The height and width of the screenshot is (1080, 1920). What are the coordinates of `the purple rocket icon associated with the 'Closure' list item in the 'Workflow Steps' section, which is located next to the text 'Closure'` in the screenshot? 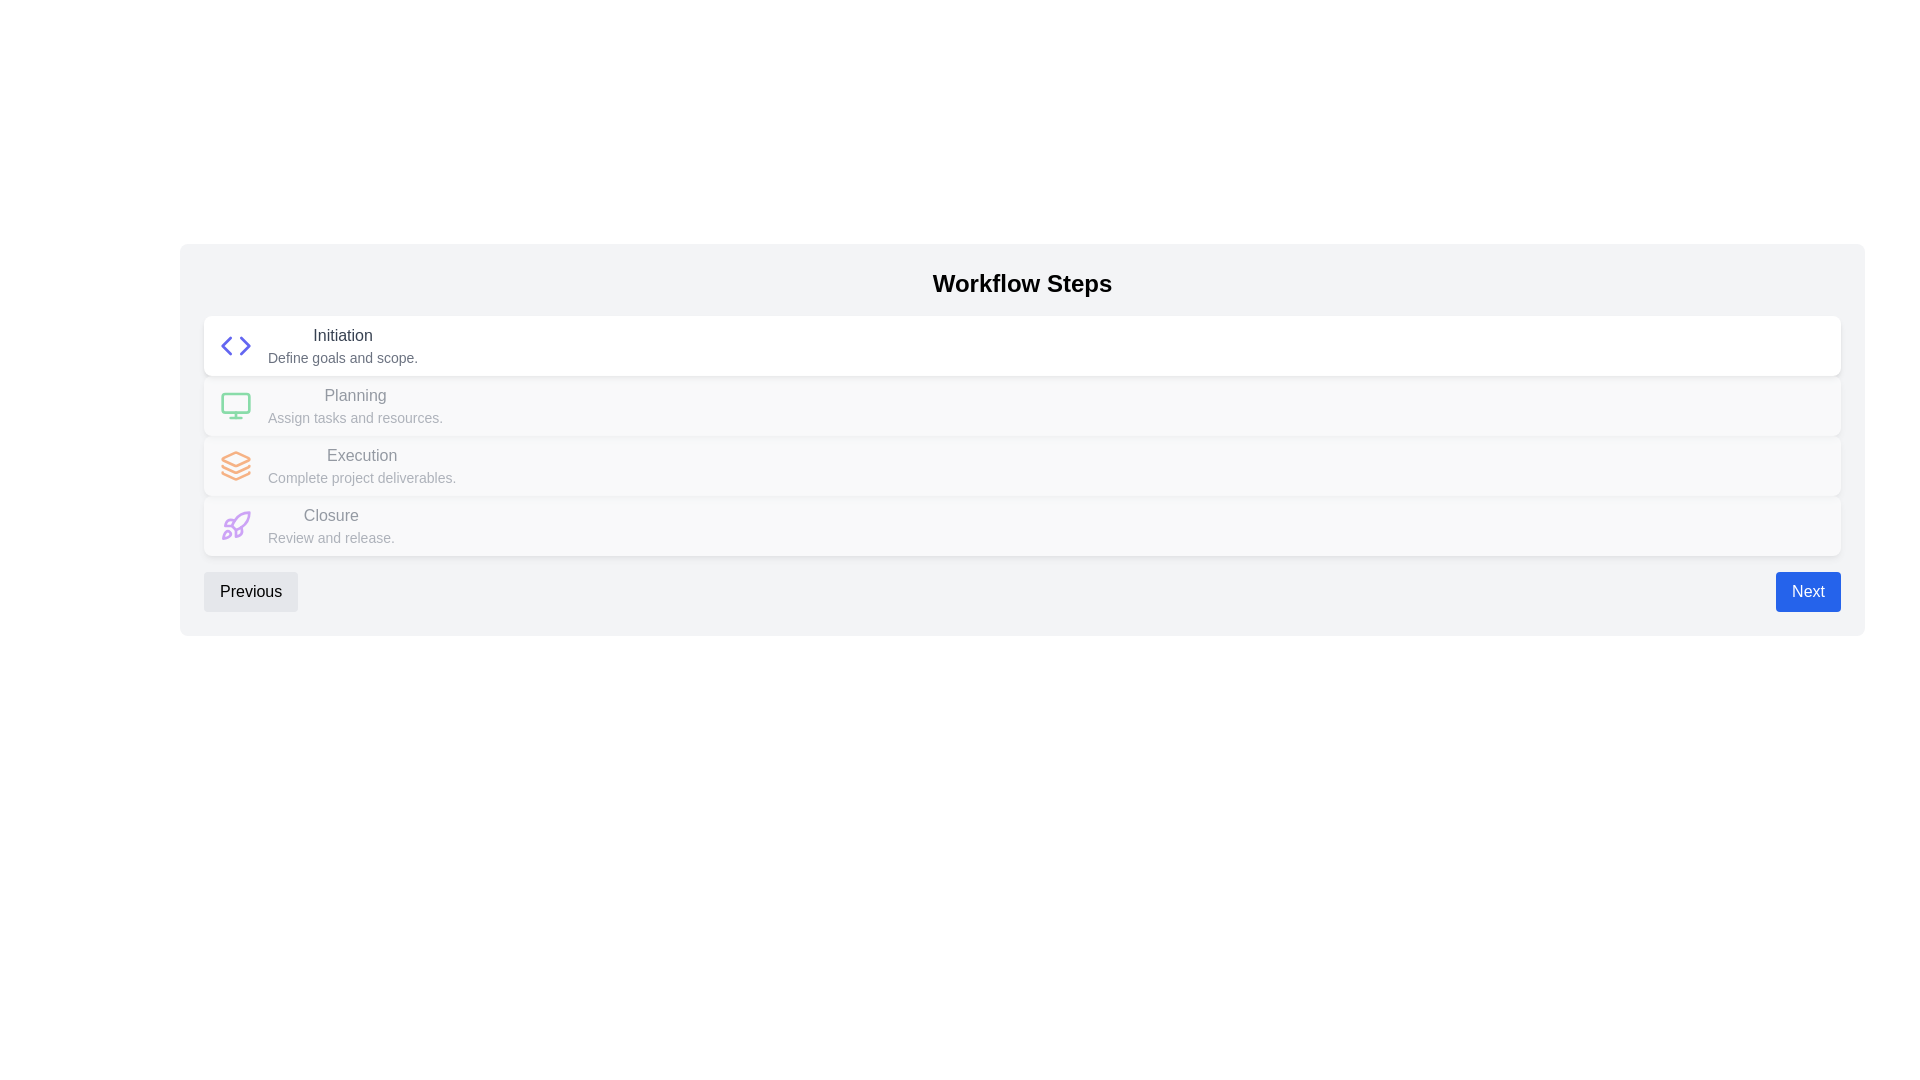 It's located at (235, 524).